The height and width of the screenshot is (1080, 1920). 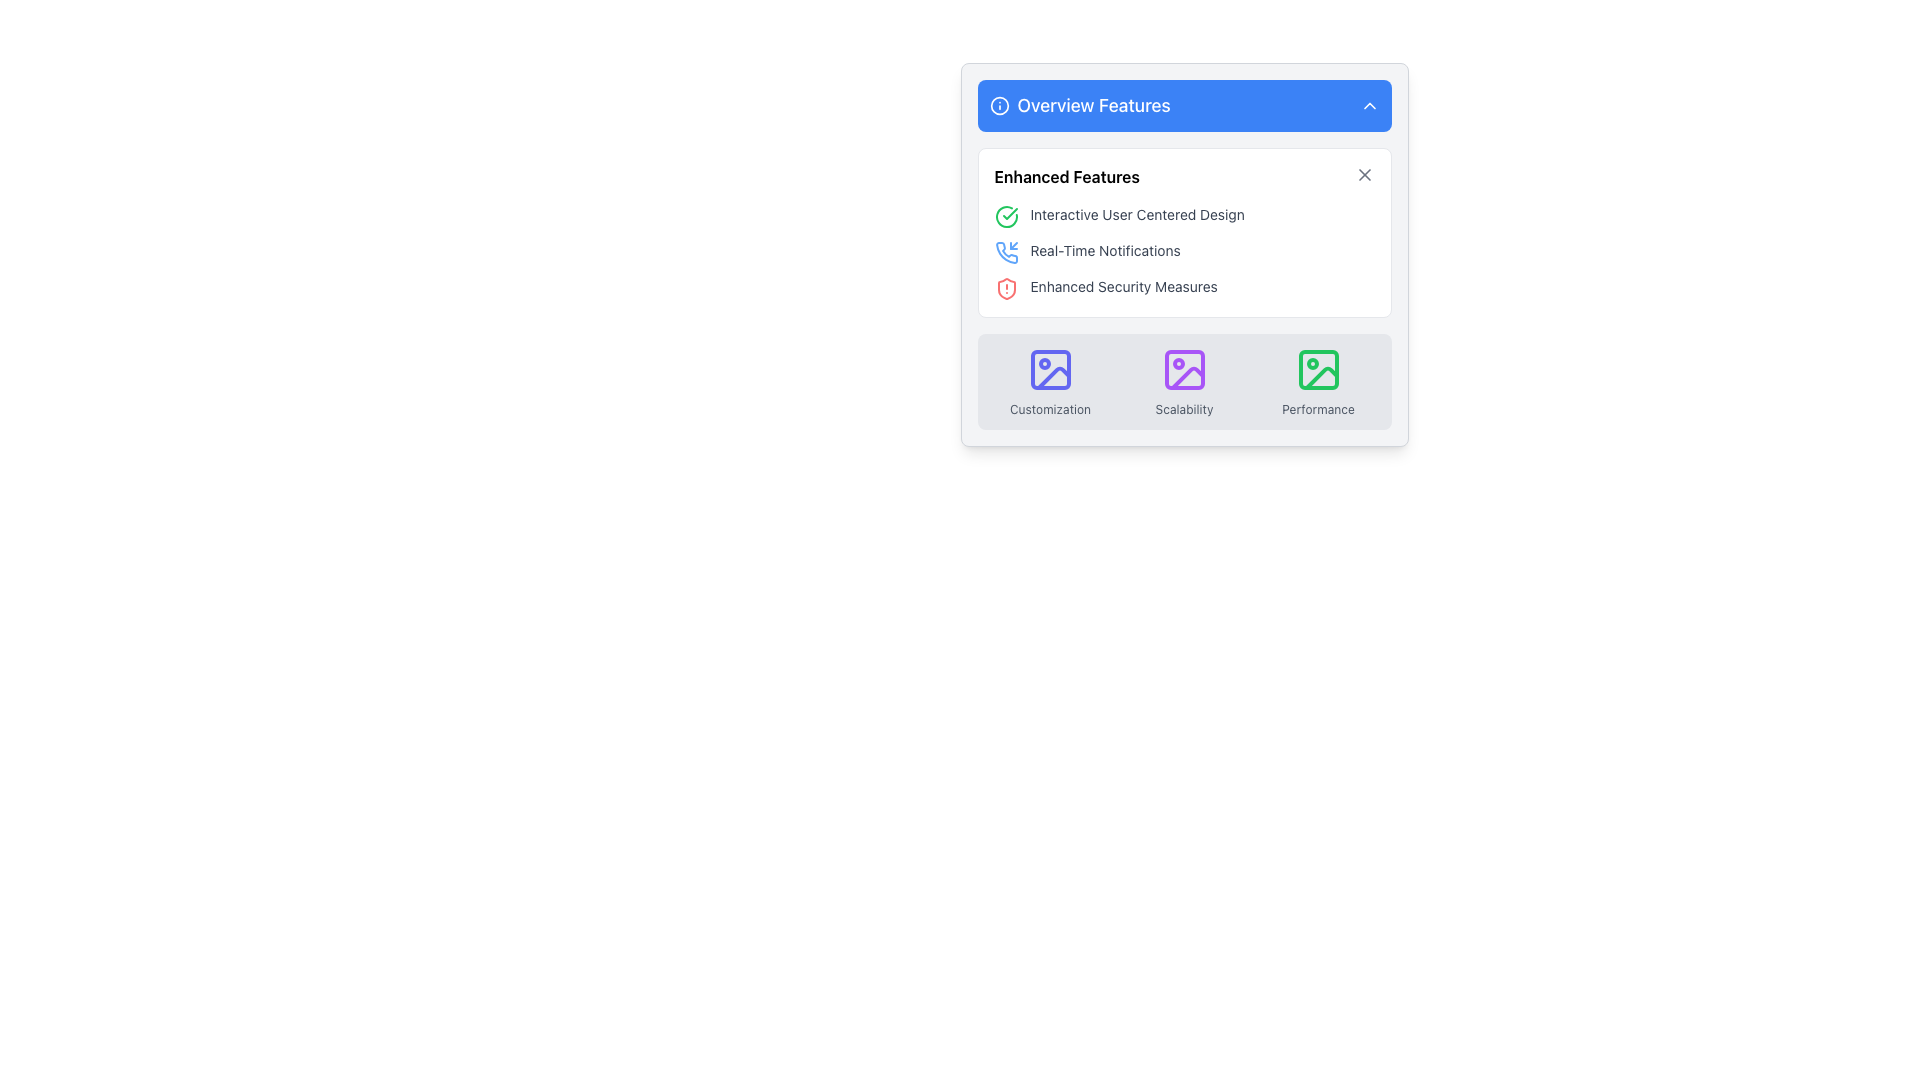 I want to click on the text label displaying 'Enhanced Security Measures' which is styled in gray and positioned next to a red shield icon, as the third item under the heading 'Enhanced Features', so click(x=1124, y=286).